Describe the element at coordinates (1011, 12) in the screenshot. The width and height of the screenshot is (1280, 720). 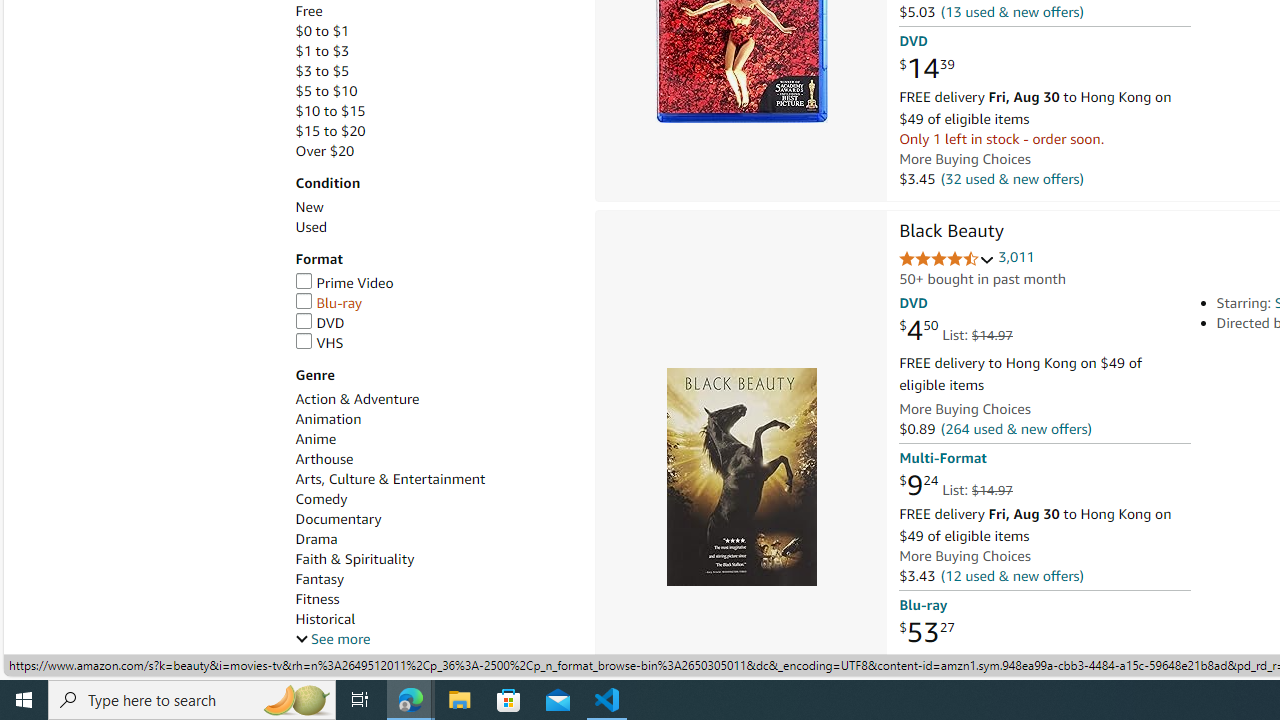
I see `'(13 used & new offers)'` at that location.